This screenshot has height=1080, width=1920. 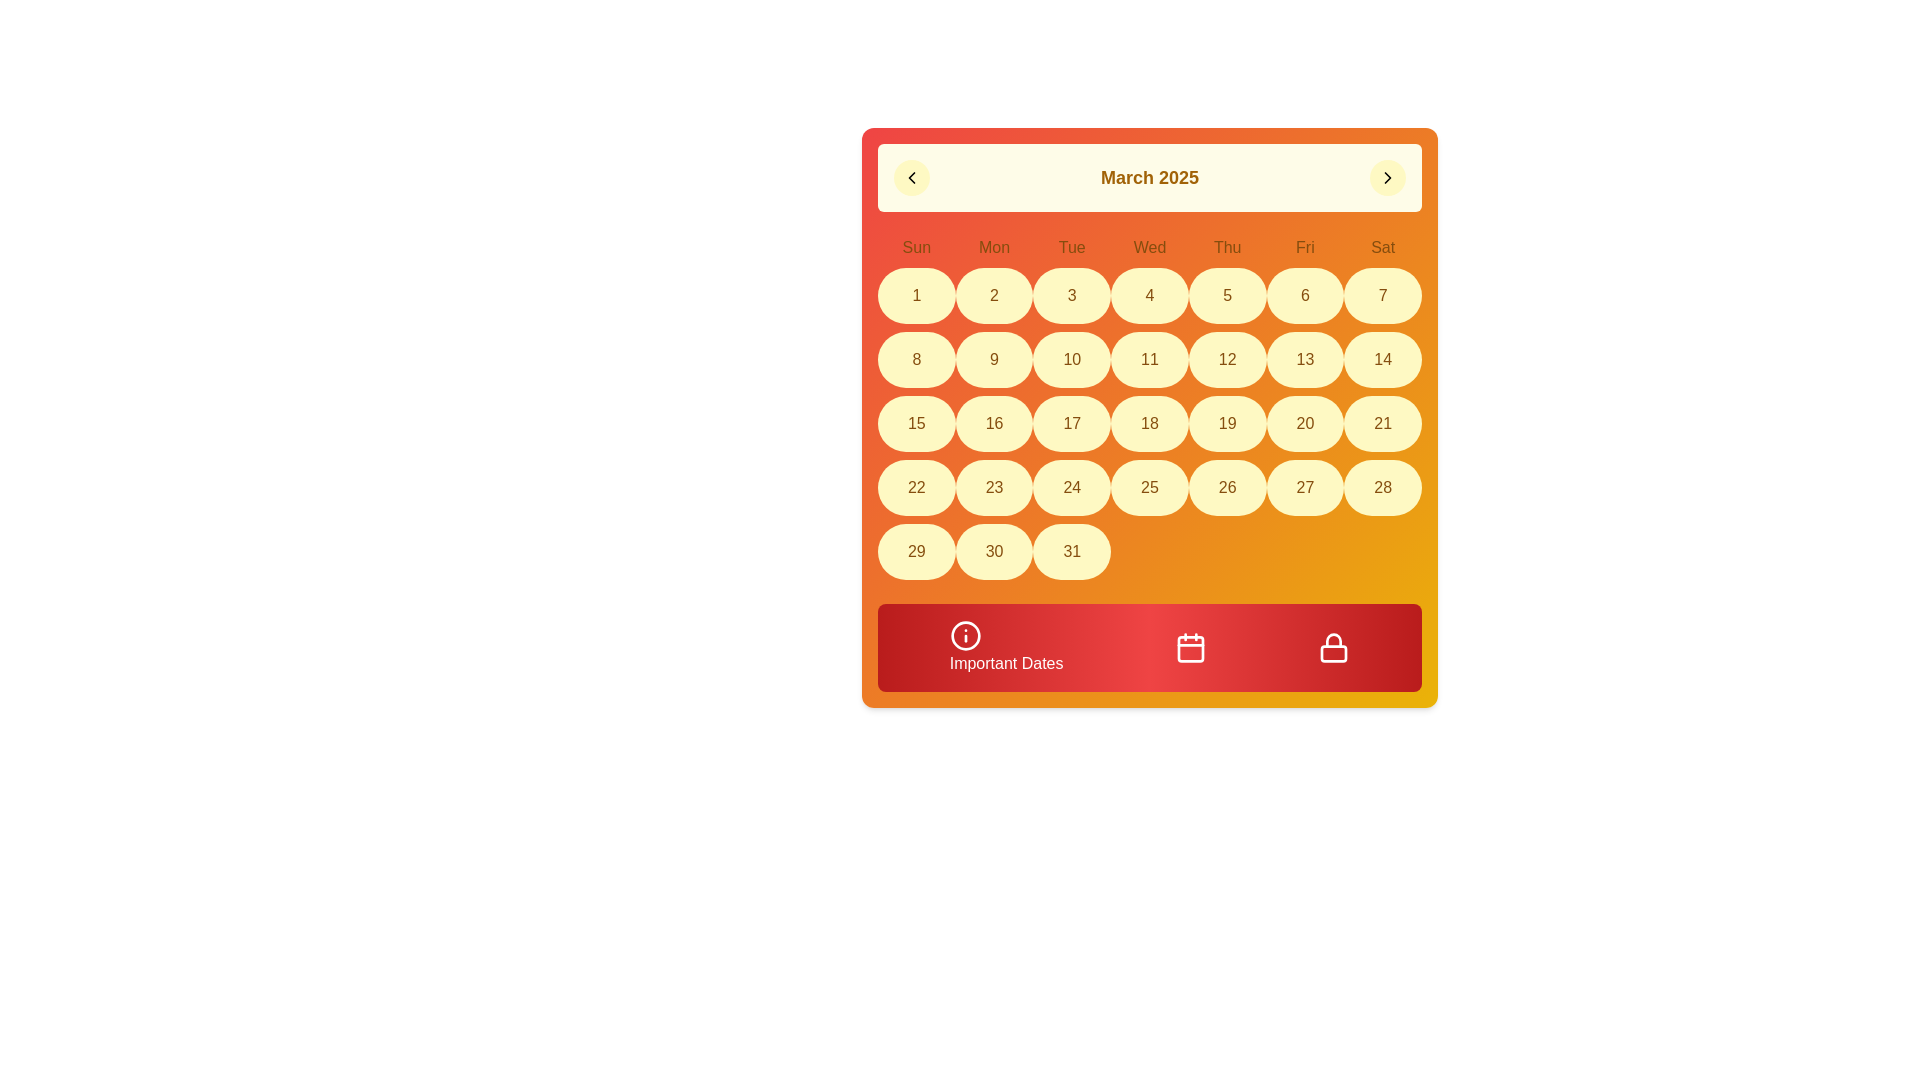 What do you see at coordinates (1226, 358) in the screenshot?
I see `the button-like calendar date representing '12' in the fifth column of the third row, aligned with 'Thu'` at bounding box center [1226, 358].